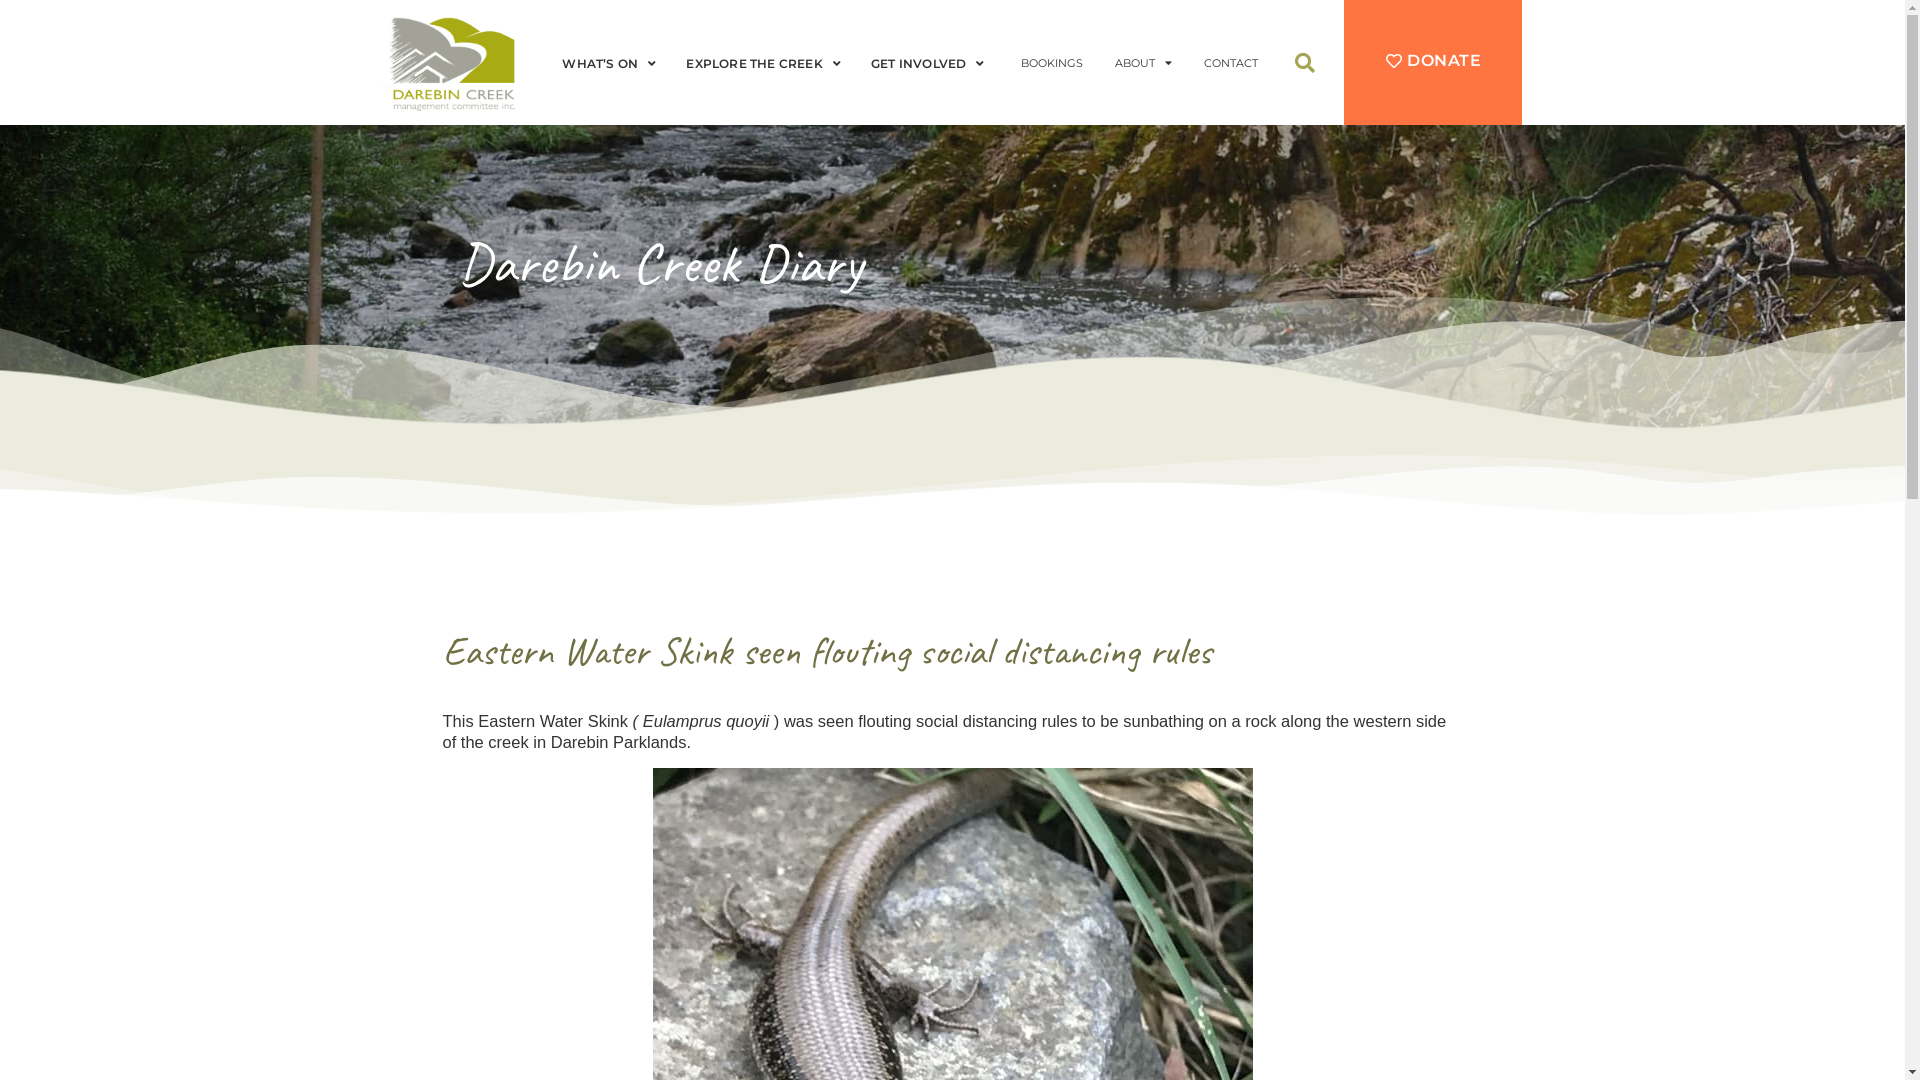  What do you see at coordinates (931, 63) in the screenshot?
I see `'GET INVOLVED'` at bounding box center [931, 63].